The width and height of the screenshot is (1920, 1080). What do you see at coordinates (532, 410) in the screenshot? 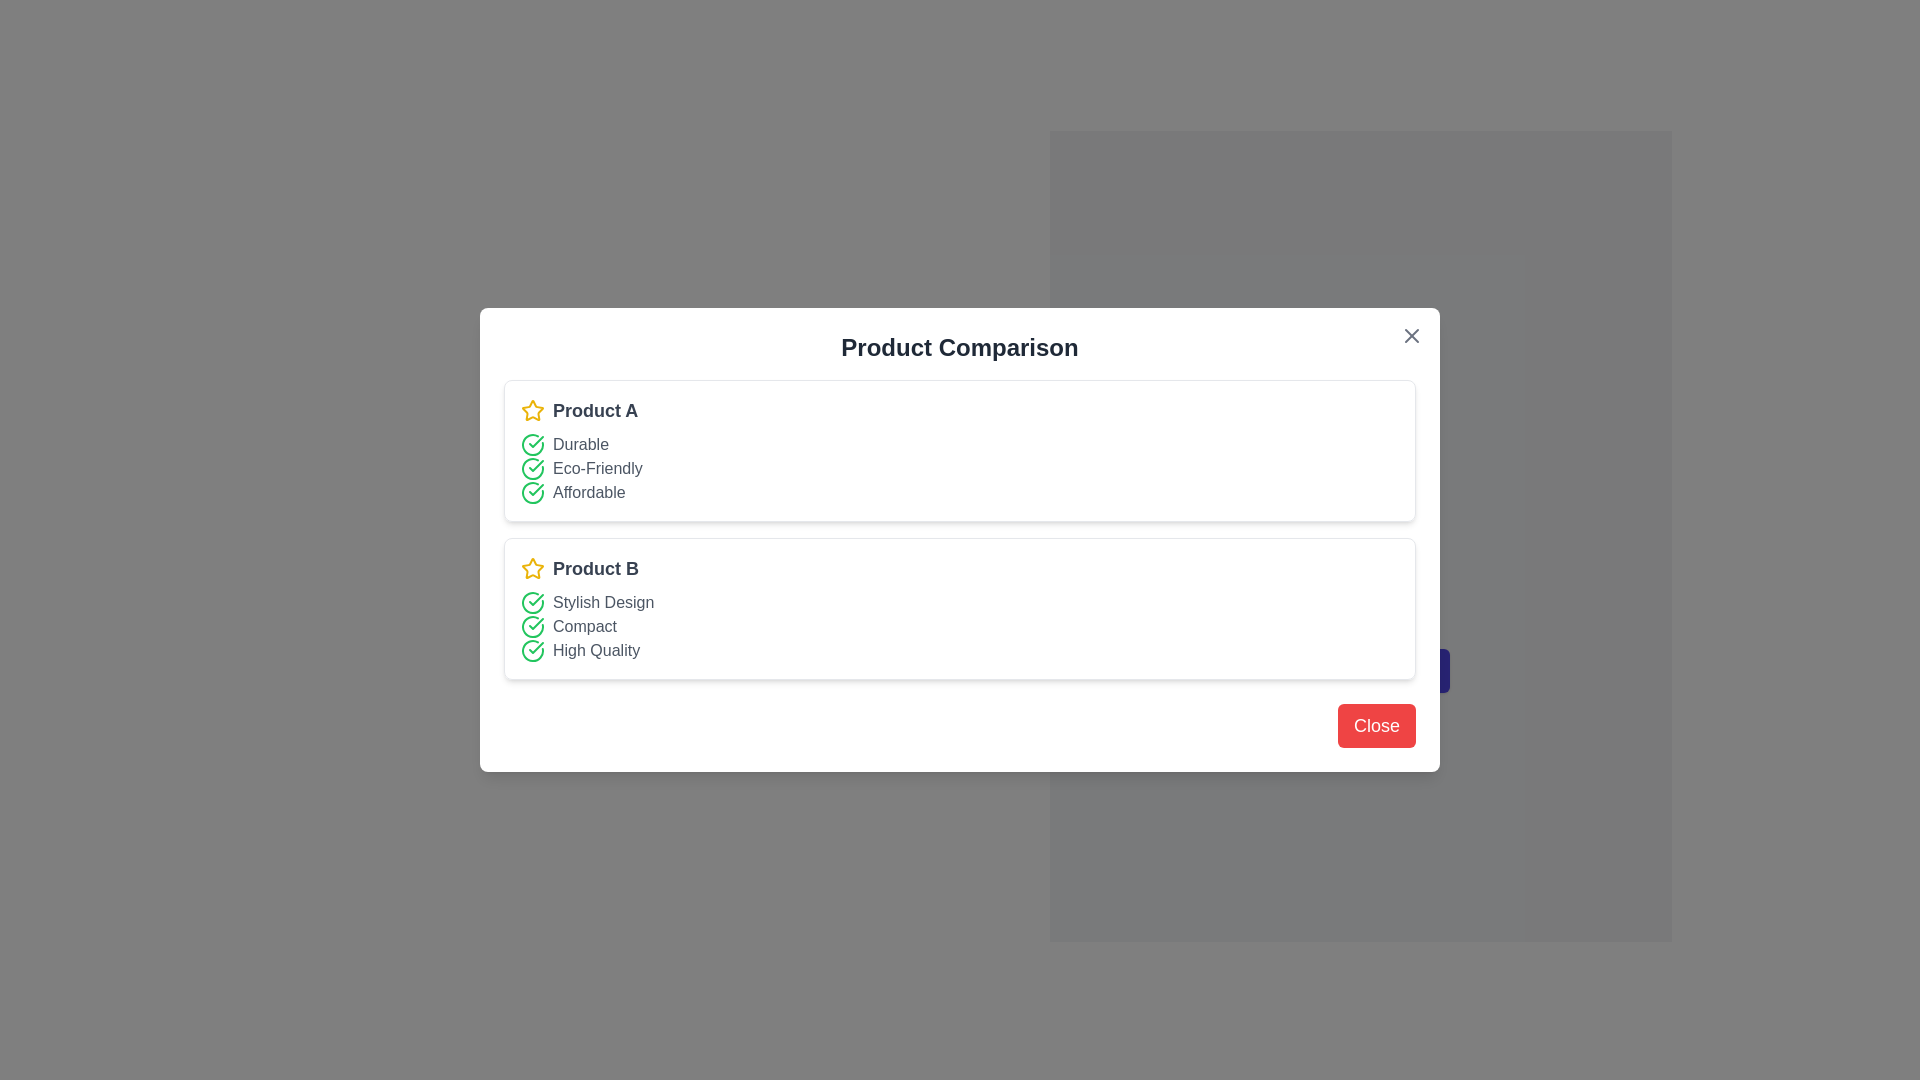
I see `star-shaped yellow icon located to the left of the 'Product A' text in the upper section of the modal window` at bounding box center [532, 410].